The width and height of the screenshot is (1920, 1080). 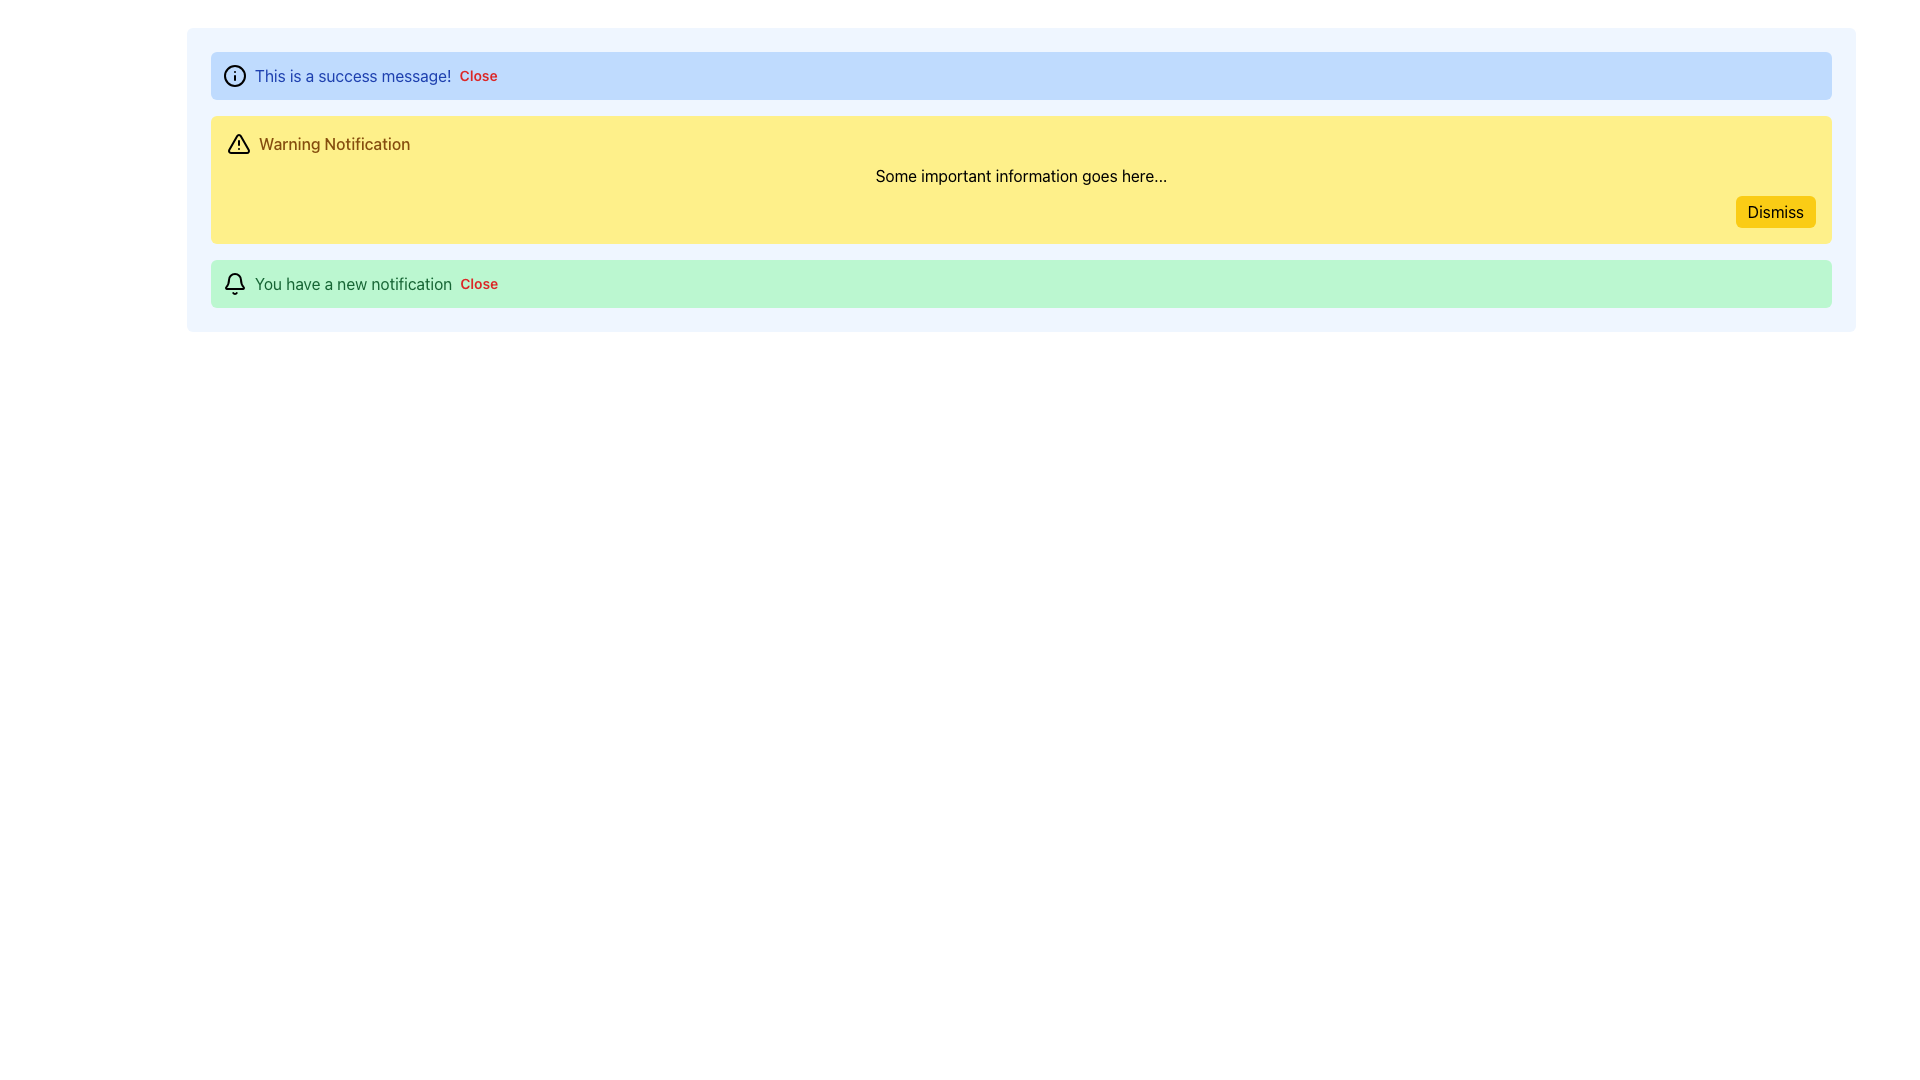 I want to click on the notification panel that displays 'This is a success message!' with a light blue background and a dismiss option, so click(x=1021, y=75).